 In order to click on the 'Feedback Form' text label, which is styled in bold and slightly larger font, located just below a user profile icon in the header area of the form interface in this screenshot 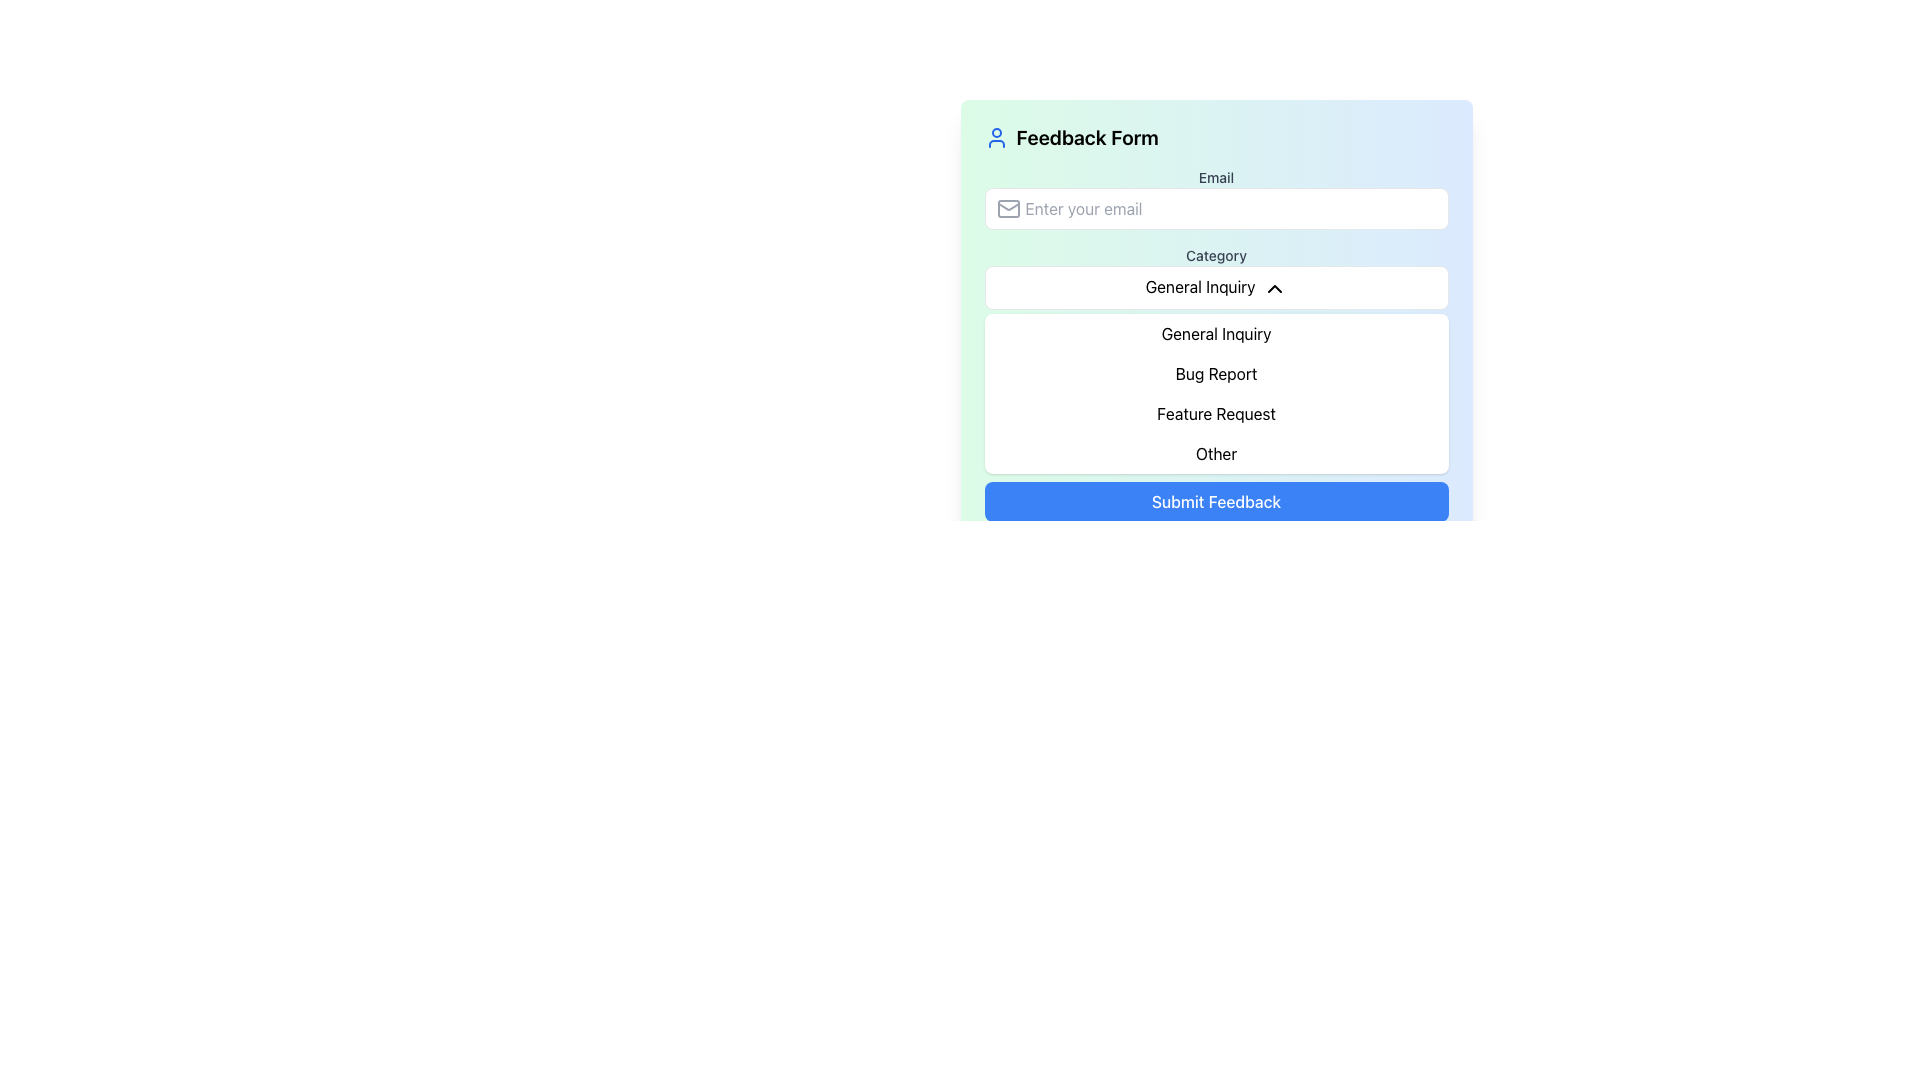, I will do `click(1086, 137)`.